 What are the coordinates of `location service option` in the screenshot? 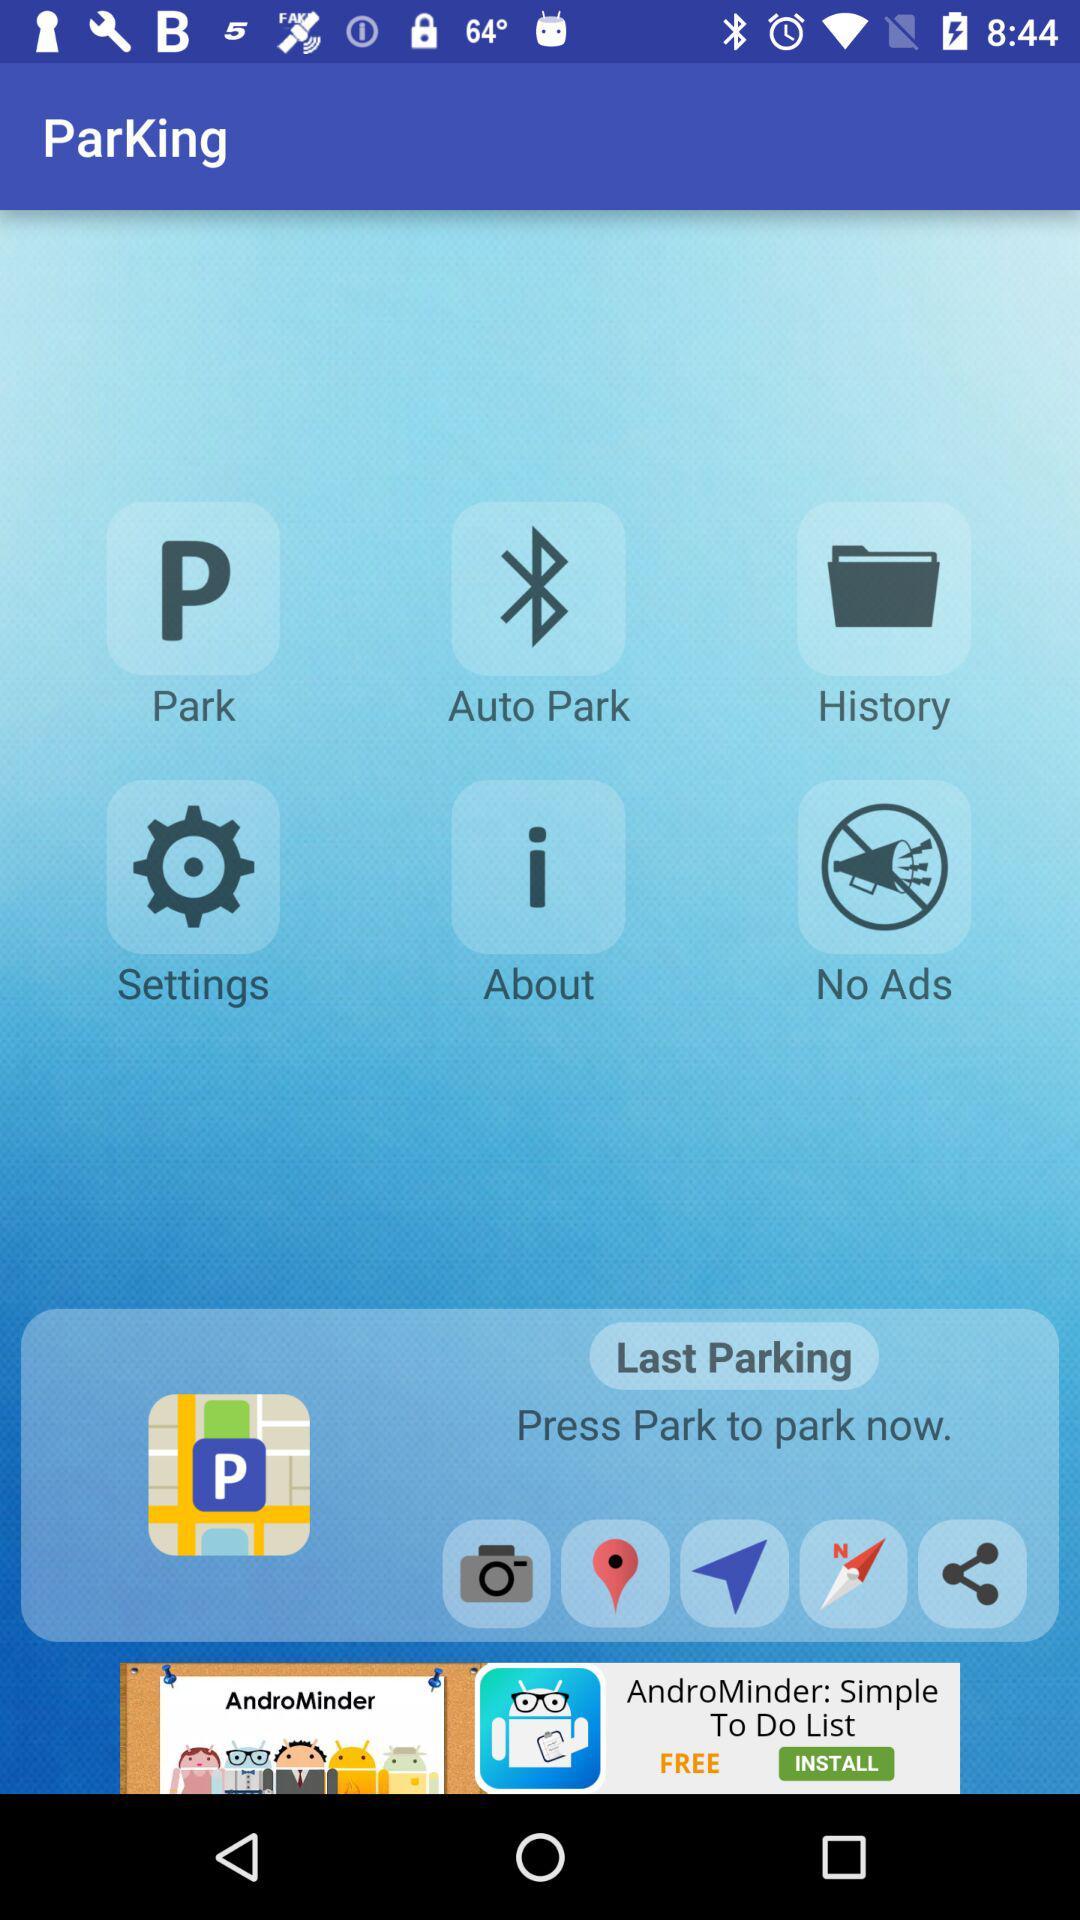 It's located at (734, 1572).